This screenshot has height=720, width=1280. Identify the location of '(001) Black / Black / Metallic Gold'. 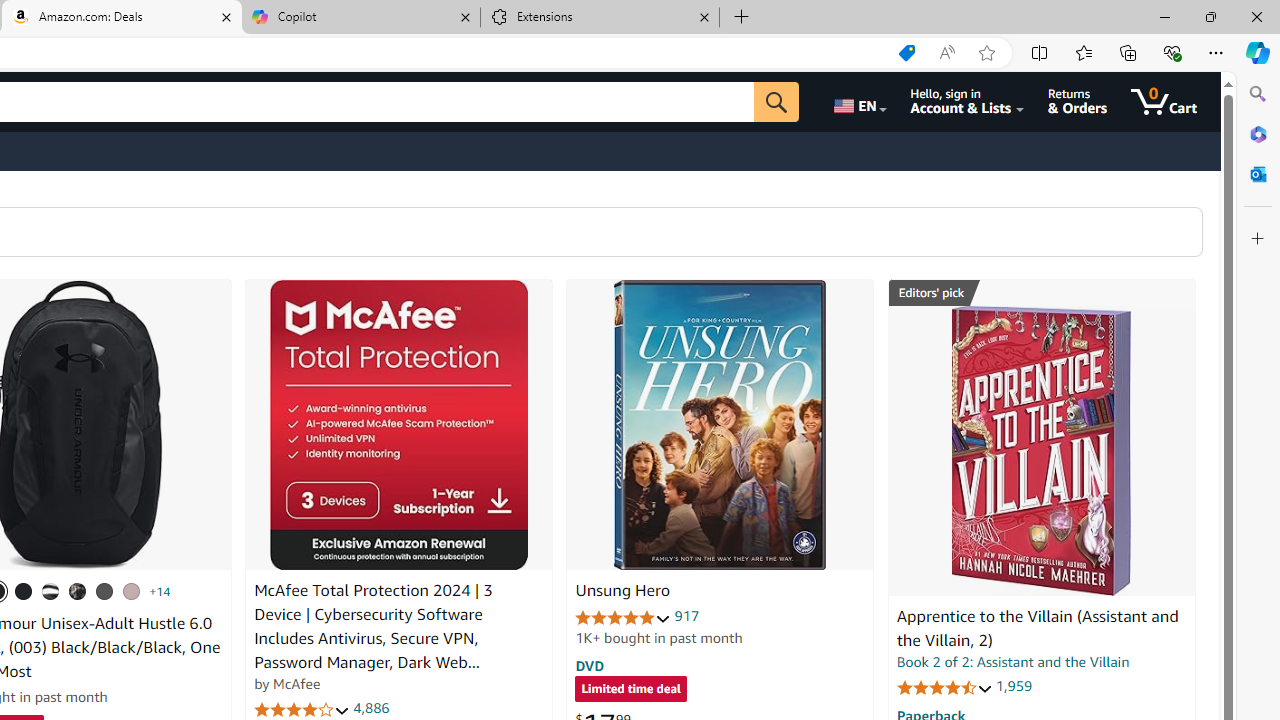
(24, 590).